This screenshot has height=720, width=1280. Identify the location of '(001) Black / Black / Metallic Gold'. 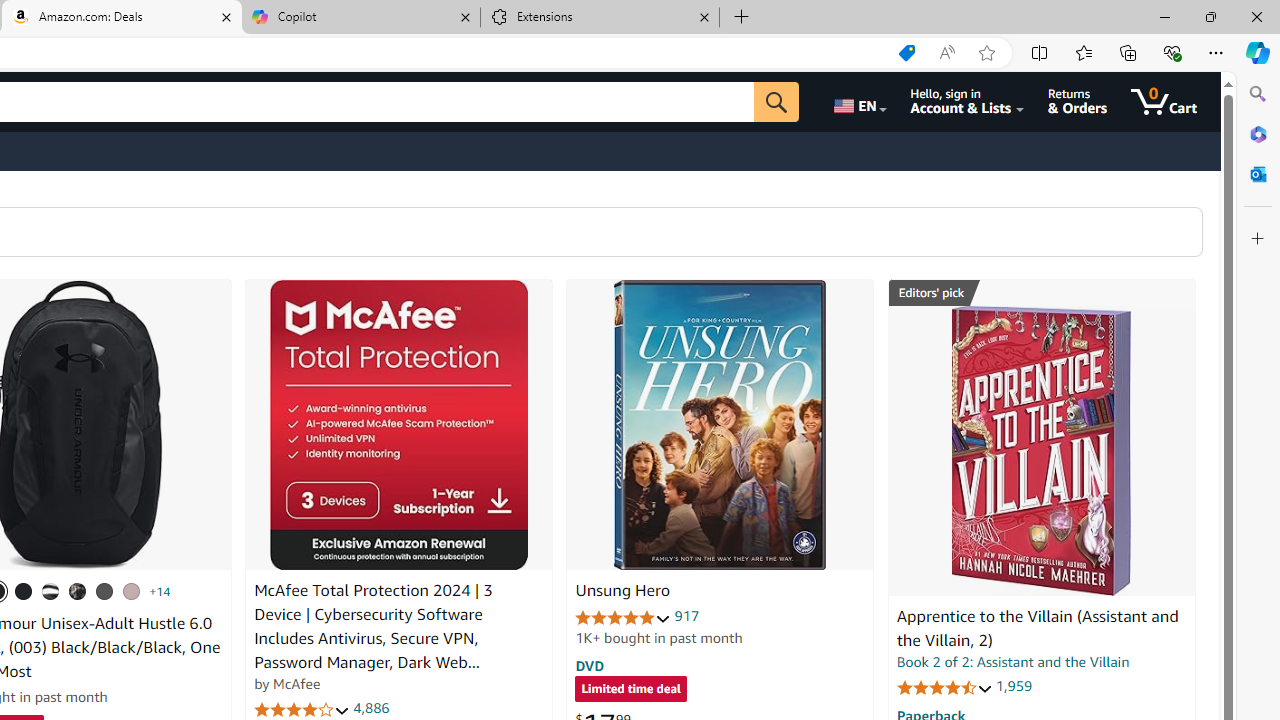
(24, 590).